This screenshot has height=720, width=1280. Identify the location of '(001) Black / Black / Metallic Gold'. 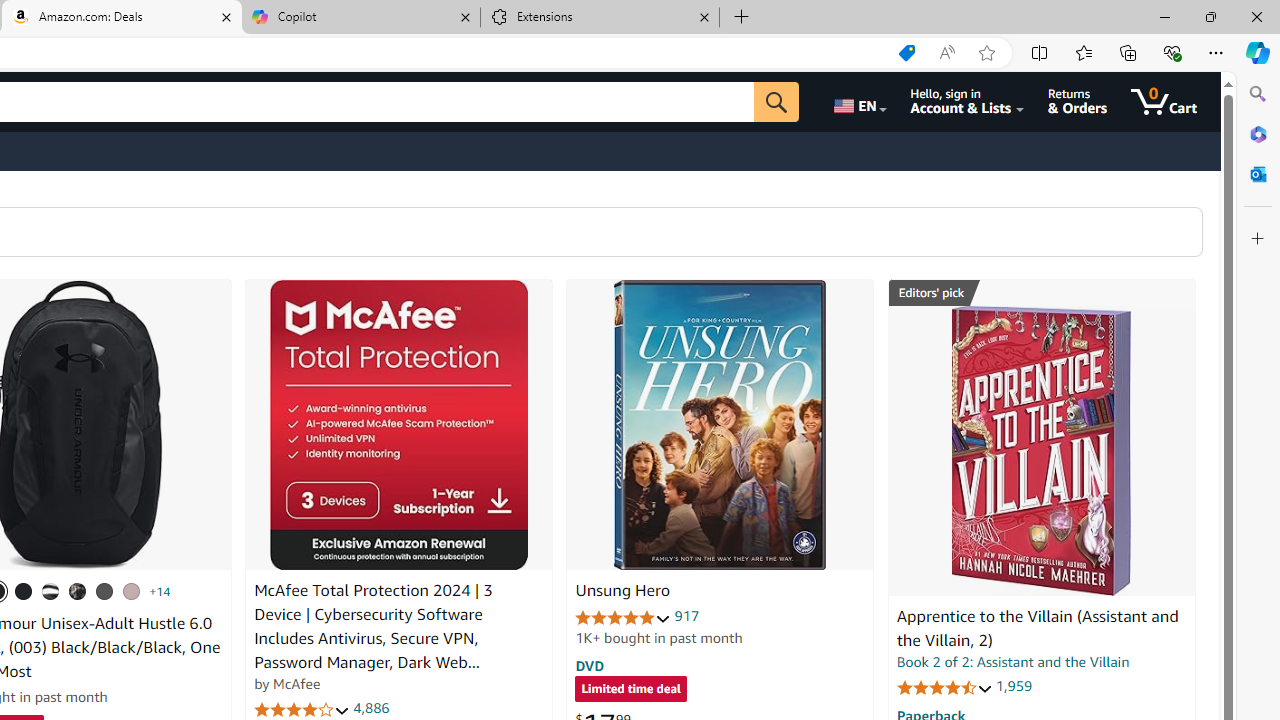
(24, 590).